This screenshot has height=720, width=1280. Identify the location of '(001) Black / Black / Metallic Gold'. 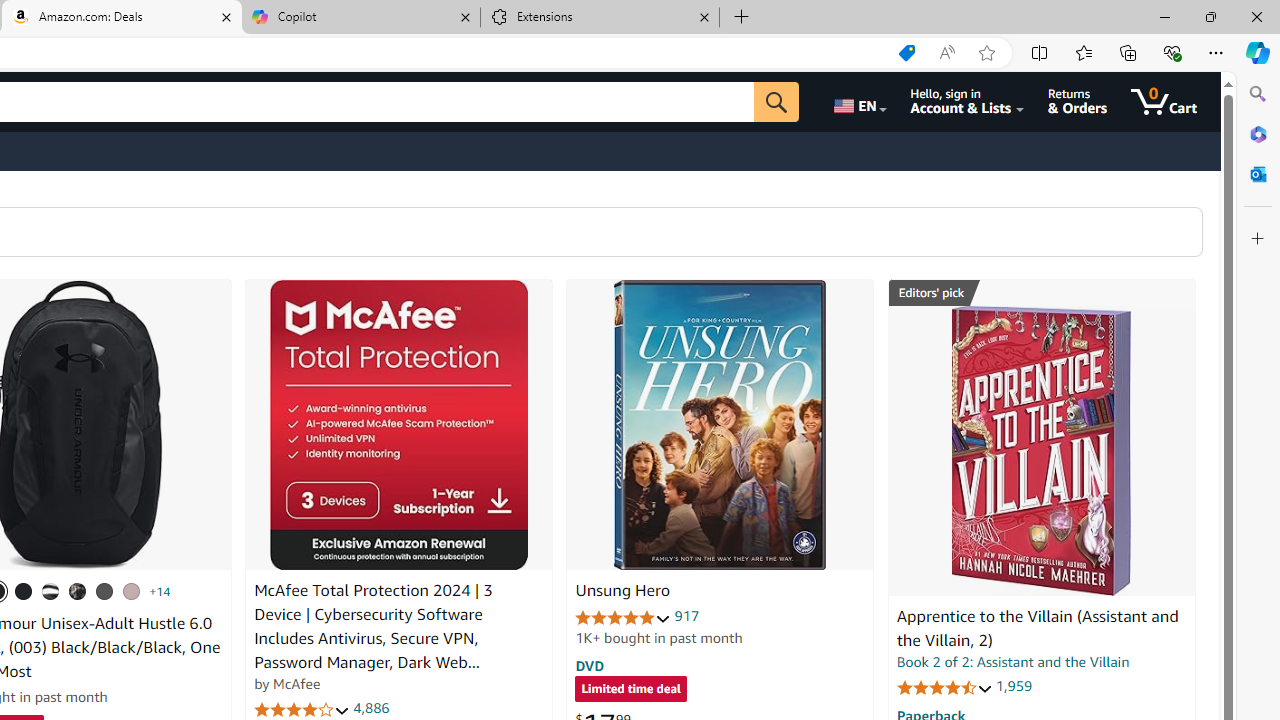
(24, 590).